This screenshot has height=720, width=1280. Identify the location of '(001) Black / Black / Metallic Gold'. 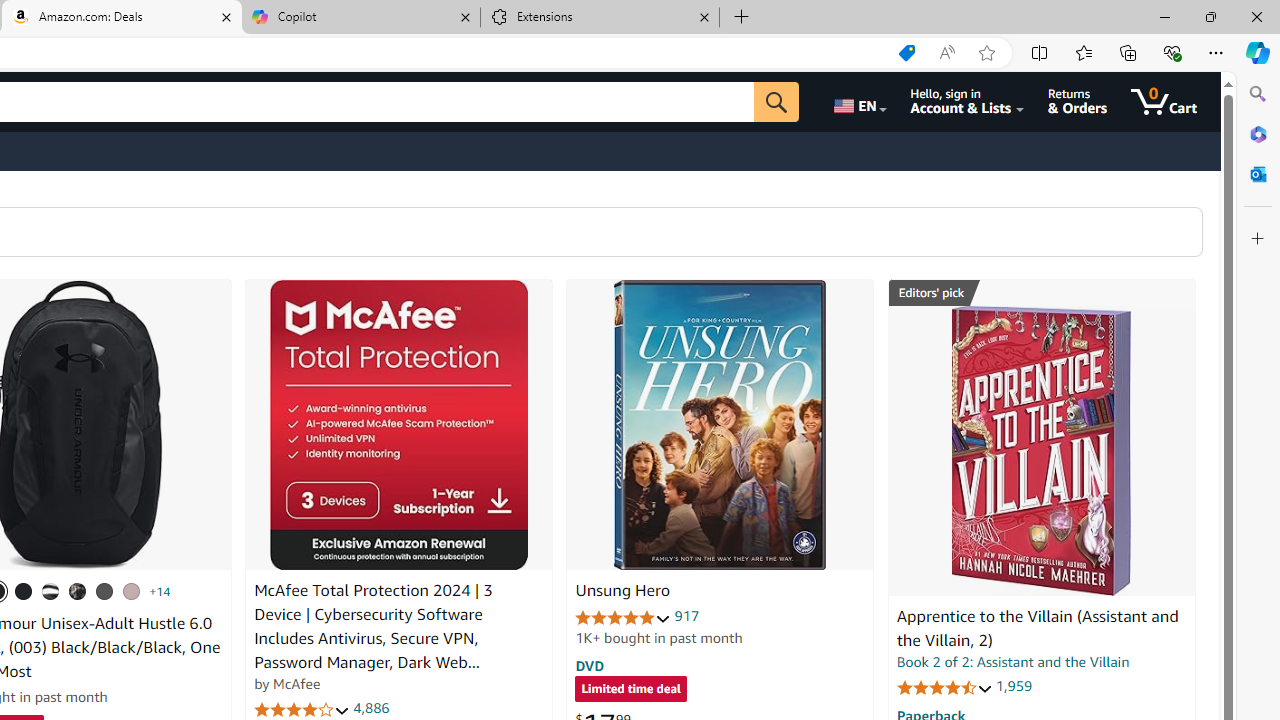
(24, 590).